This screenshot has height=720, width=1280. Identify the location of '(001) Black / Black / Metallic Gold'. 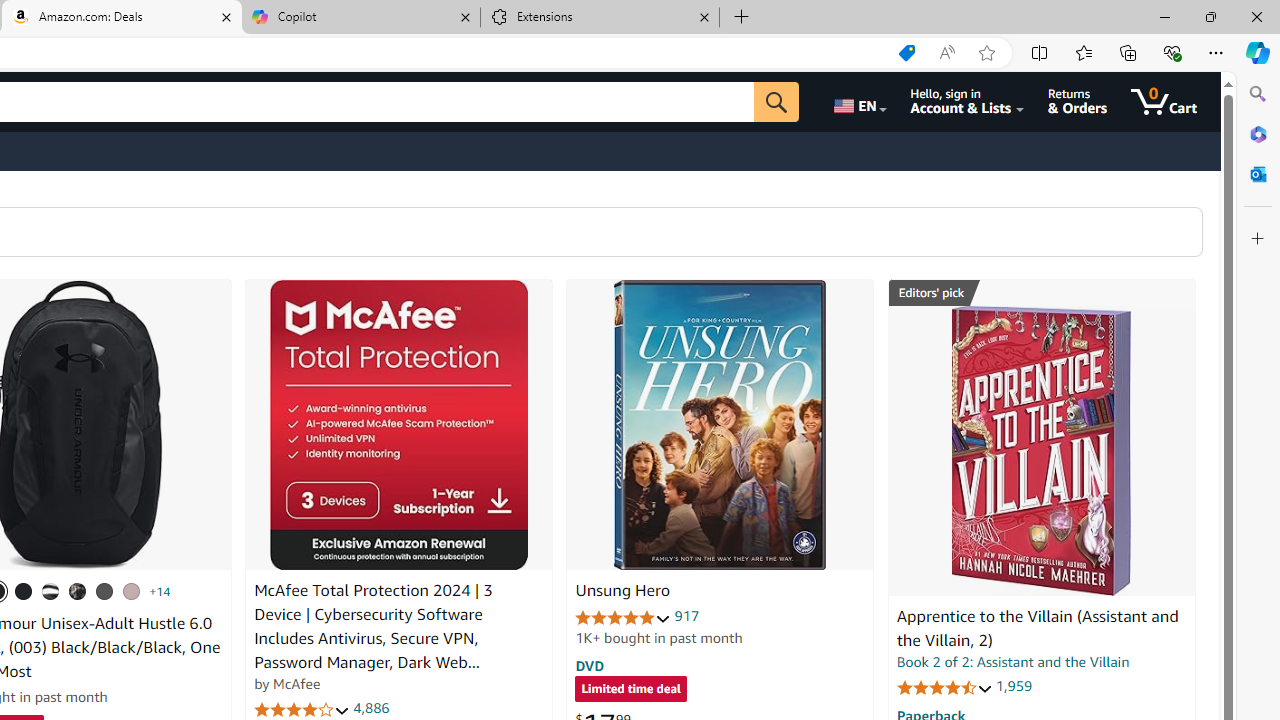
(24, 590).